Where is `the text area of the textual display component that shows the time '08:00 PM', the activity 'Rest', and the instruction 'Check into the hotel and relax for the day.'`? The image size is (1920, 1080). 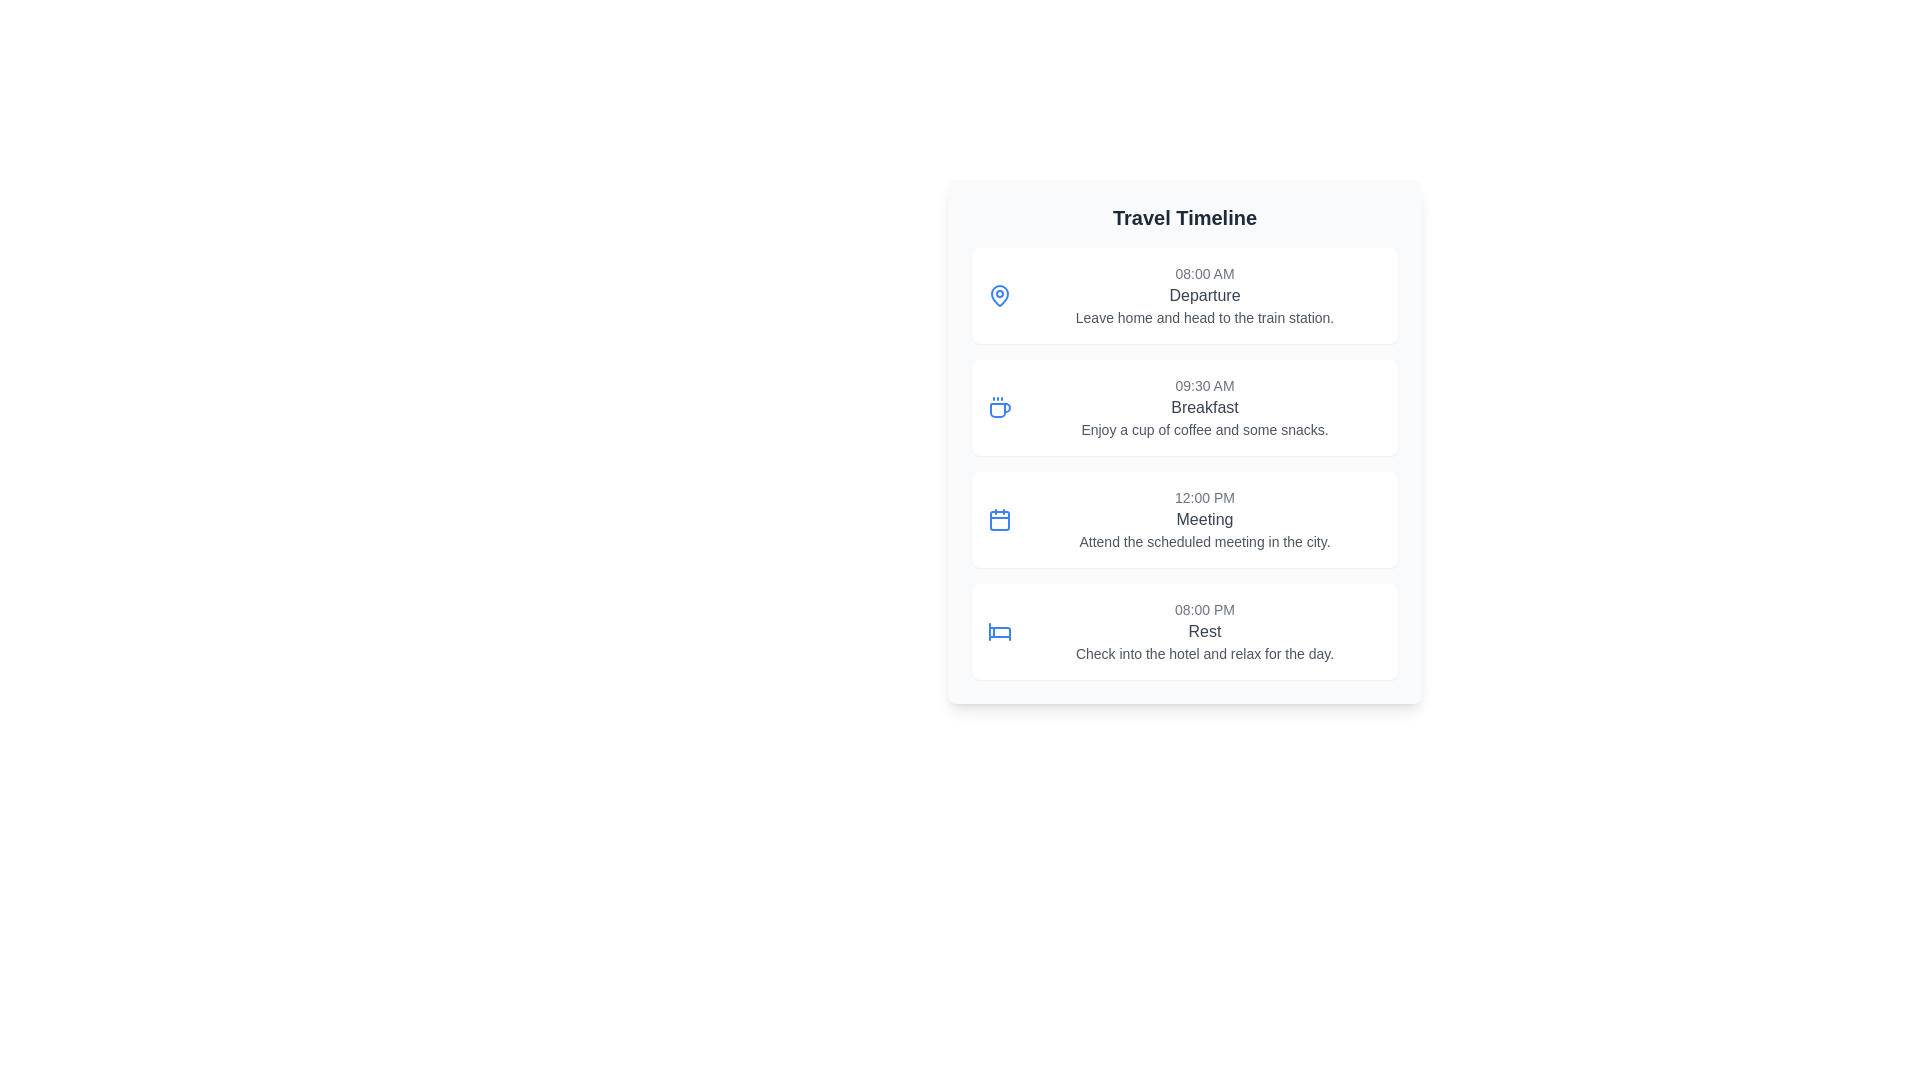
the text area of the textual display component that shows the time '08:00 PM', the activity 'Rest', and the instruction 'Check into the hotel and relax for the day.' is located at coordinates (1203, 632).